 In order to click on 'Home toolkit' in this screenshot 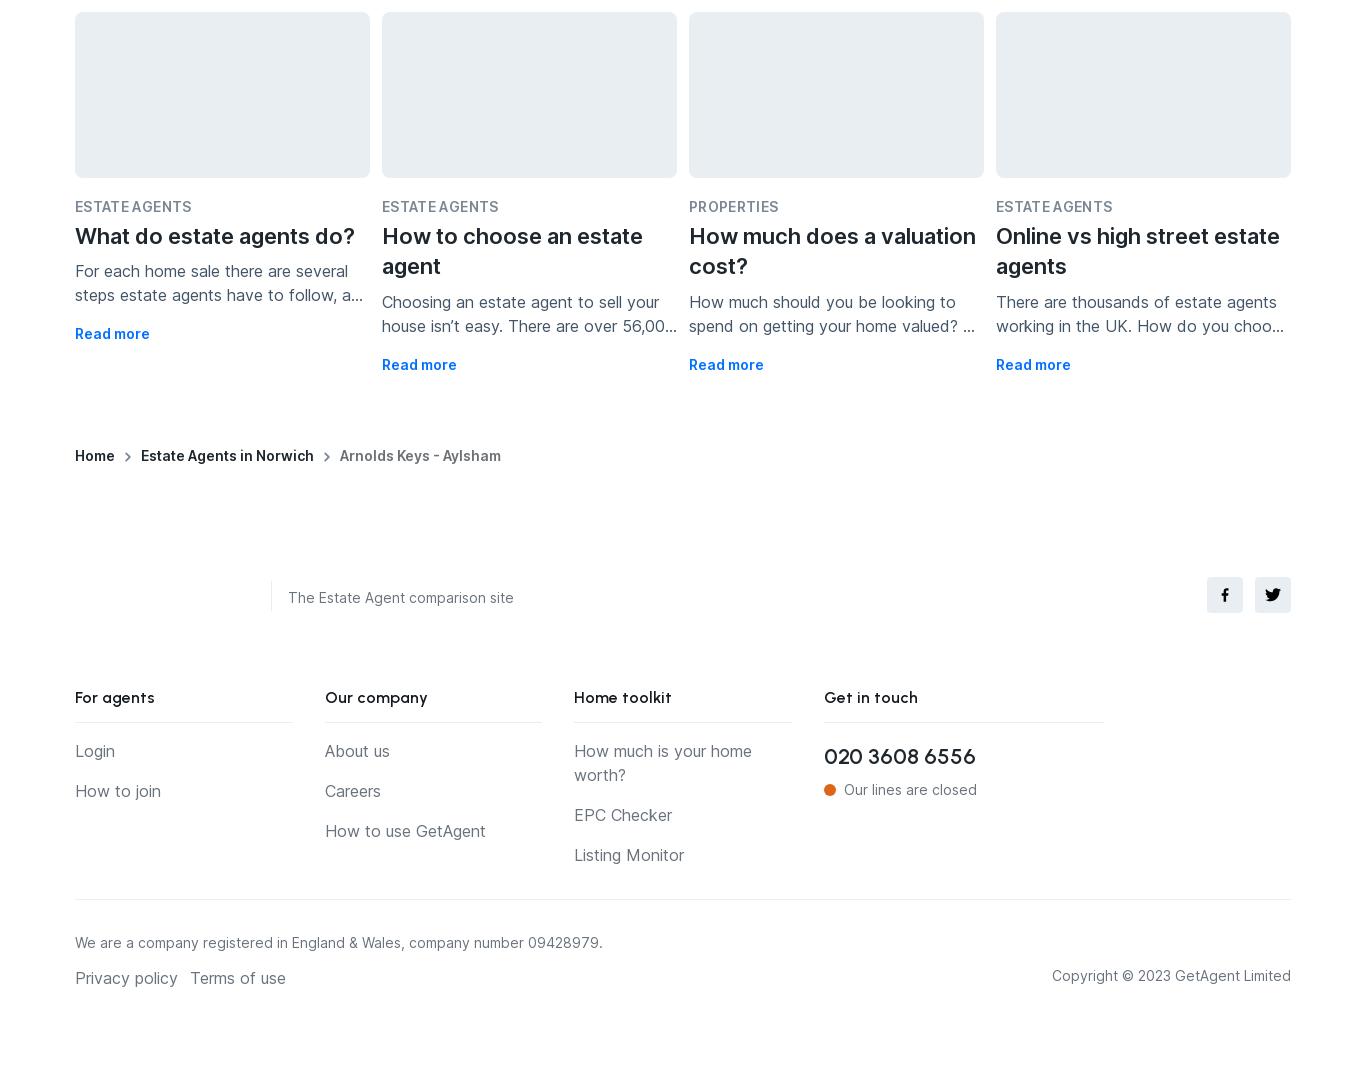, I will do `click(622, 697)`.